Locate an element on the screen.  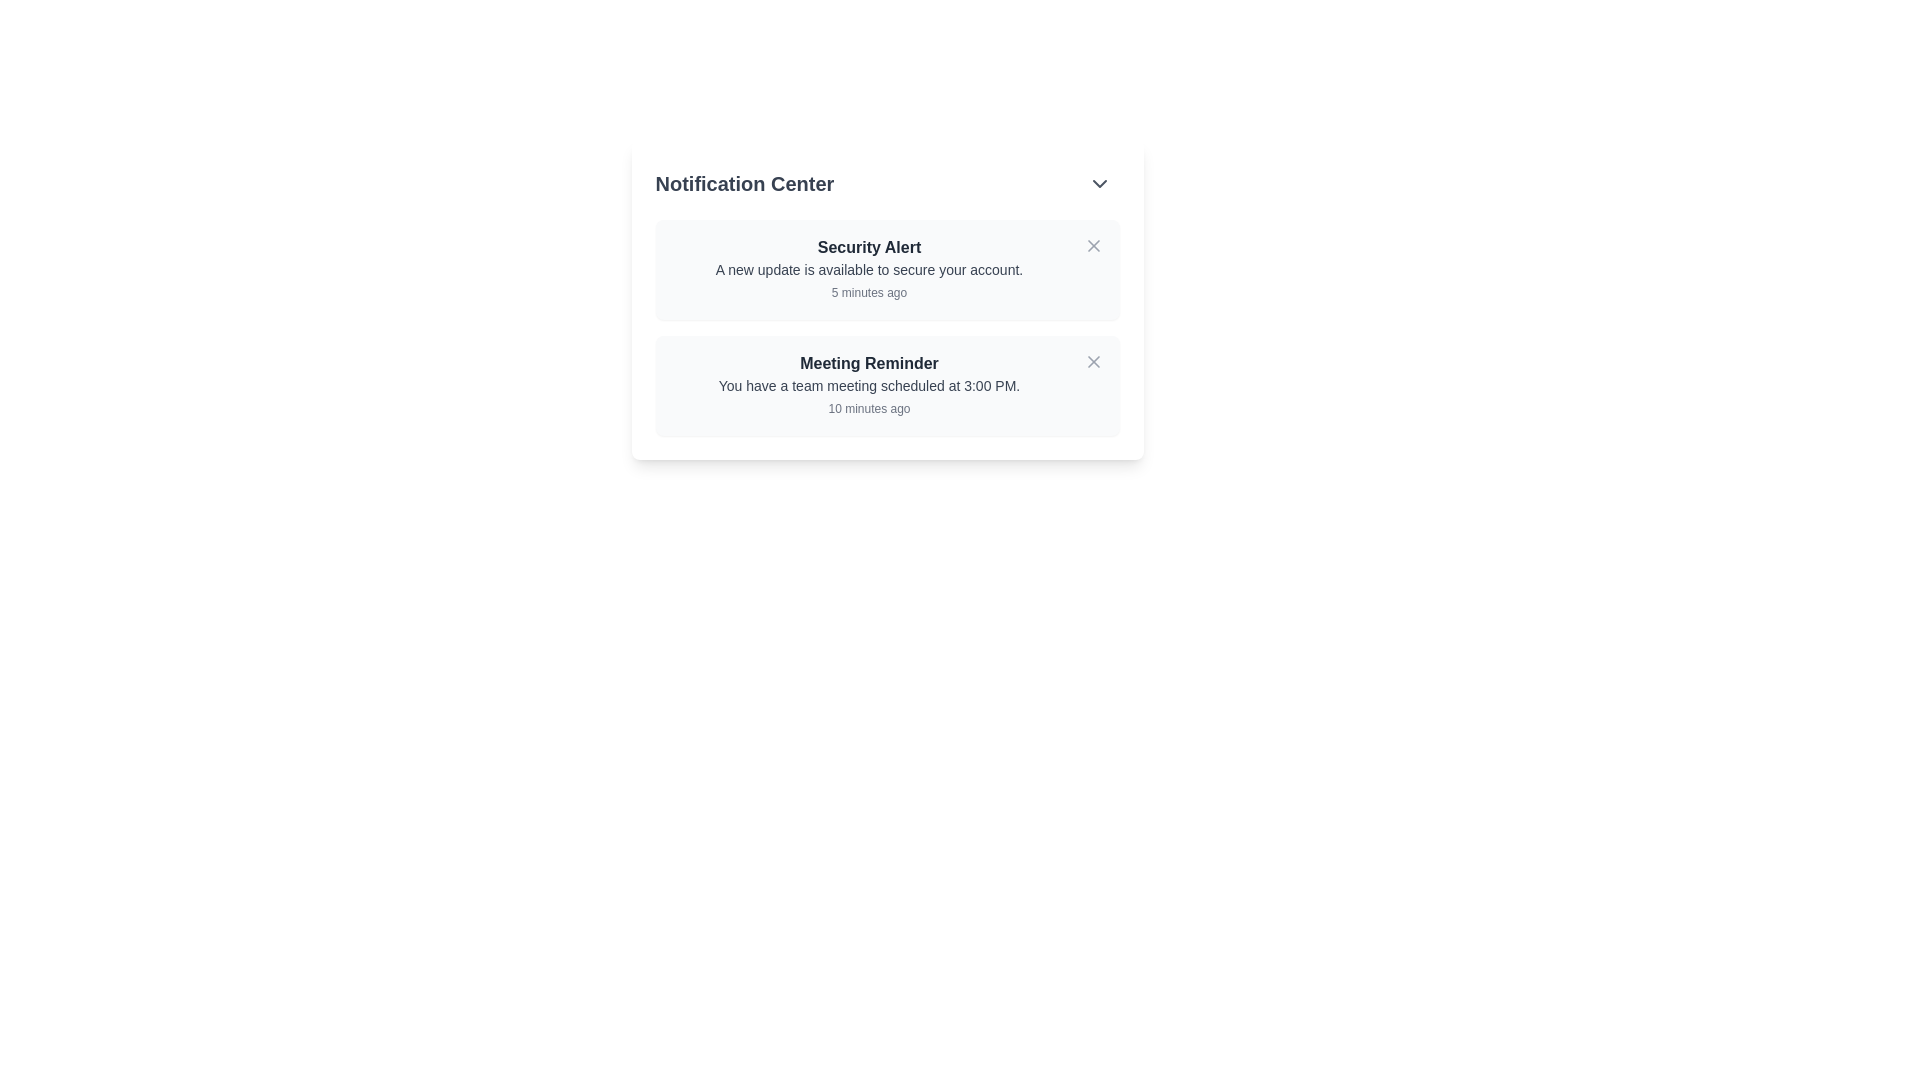
the informational text indicating the time elapsed since the notification was generated, located below the meeting time in the 'Meeting Reminder' notification card is located at coordinates (869, 407).